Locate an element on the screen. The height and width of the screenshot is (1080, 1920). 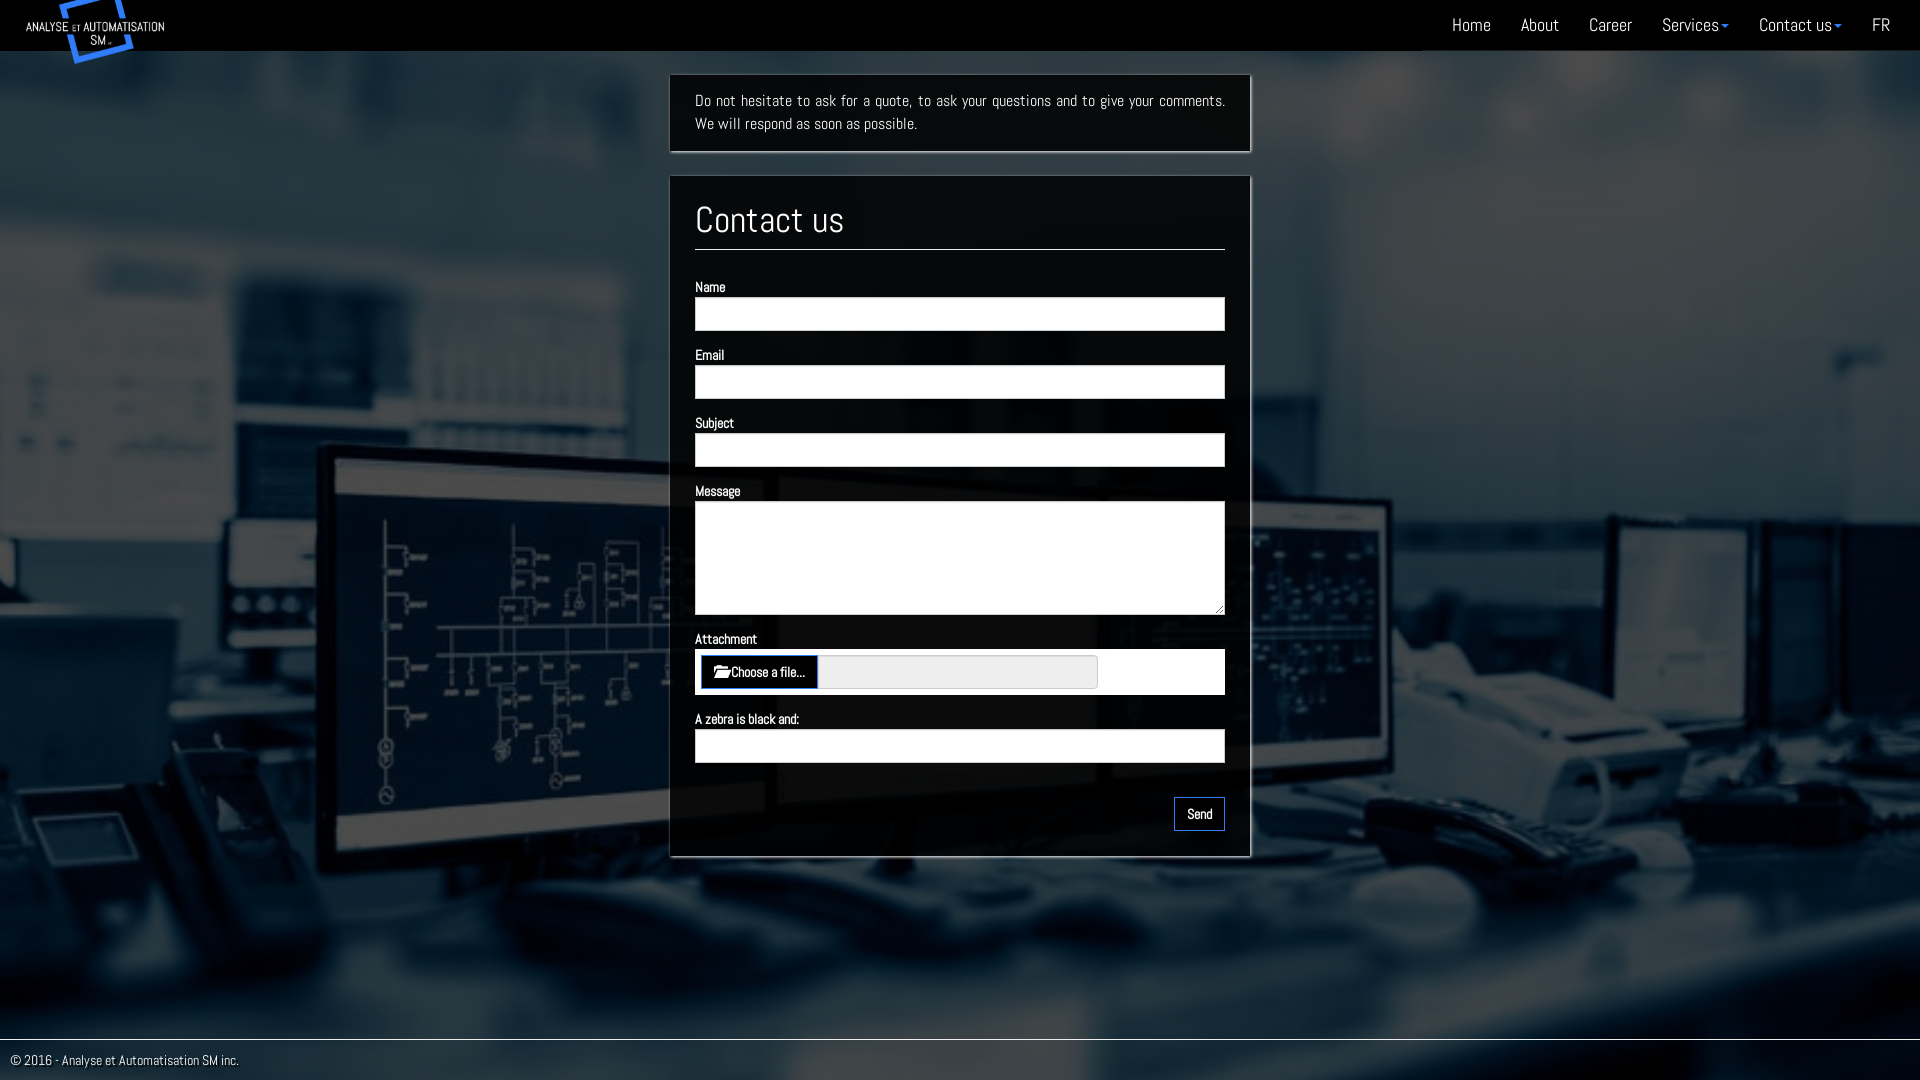
'Send' is located at coordinates (1199, 813).